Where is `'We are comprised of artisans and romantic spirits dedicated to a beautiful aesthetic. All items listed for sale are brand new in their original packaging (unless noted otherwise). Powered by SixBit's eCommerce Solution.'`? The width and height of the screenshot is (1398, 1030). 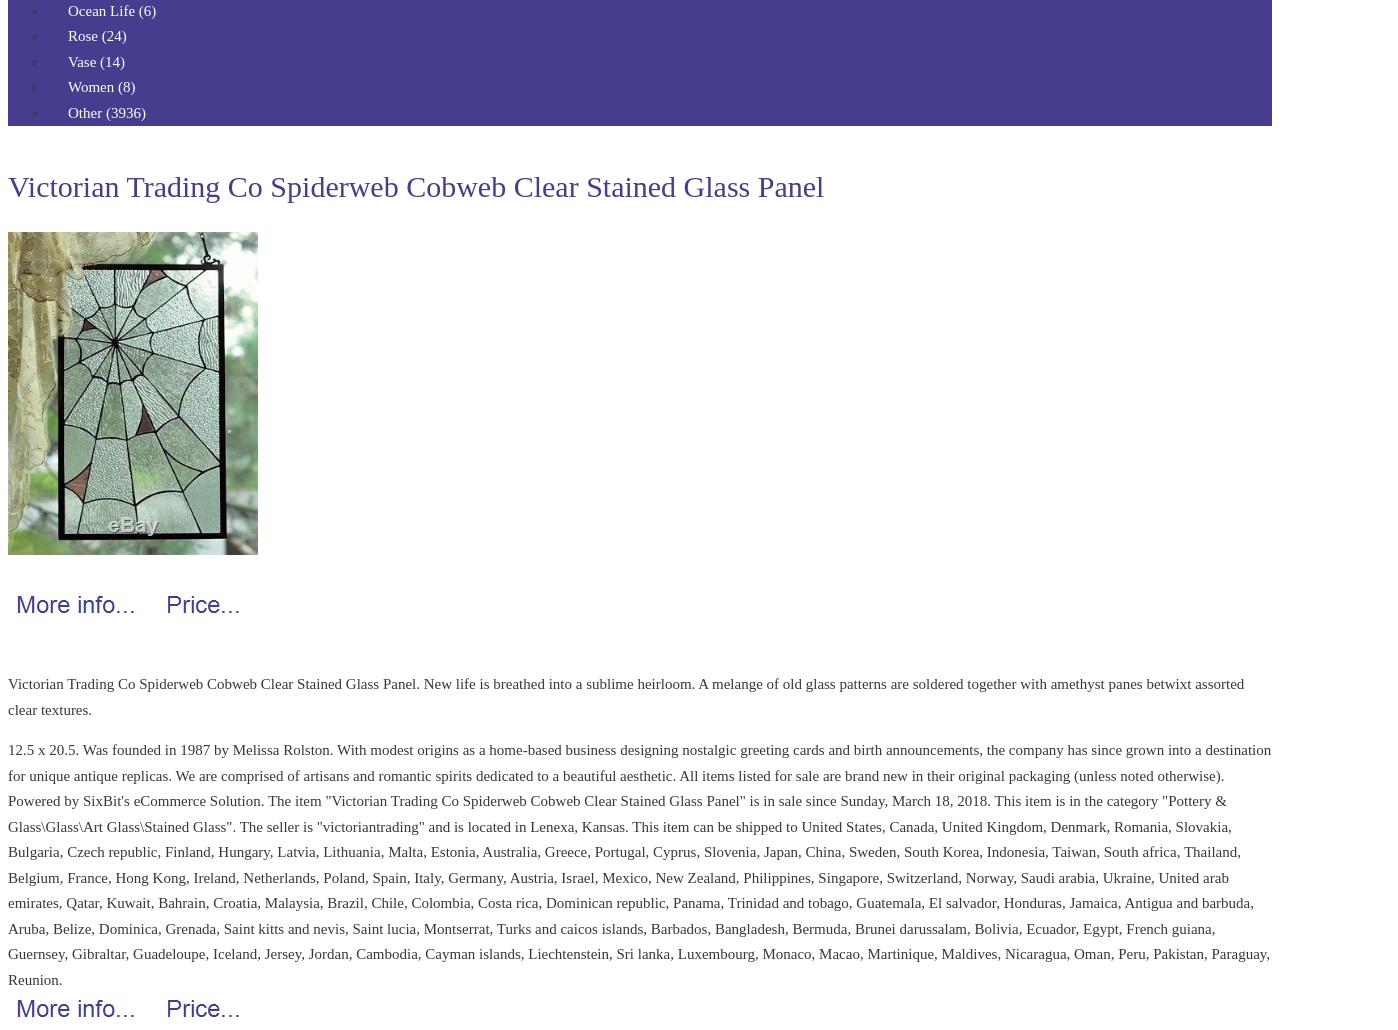 'We are comprised of artisans and romantic spirits dedicated to a beautiful aesthetic. All items listed for sale are brand new in their original packaging (unless noted otherwise). Powered by SixBit's eCommerce Solution.' is located at coordinates (7, 786).